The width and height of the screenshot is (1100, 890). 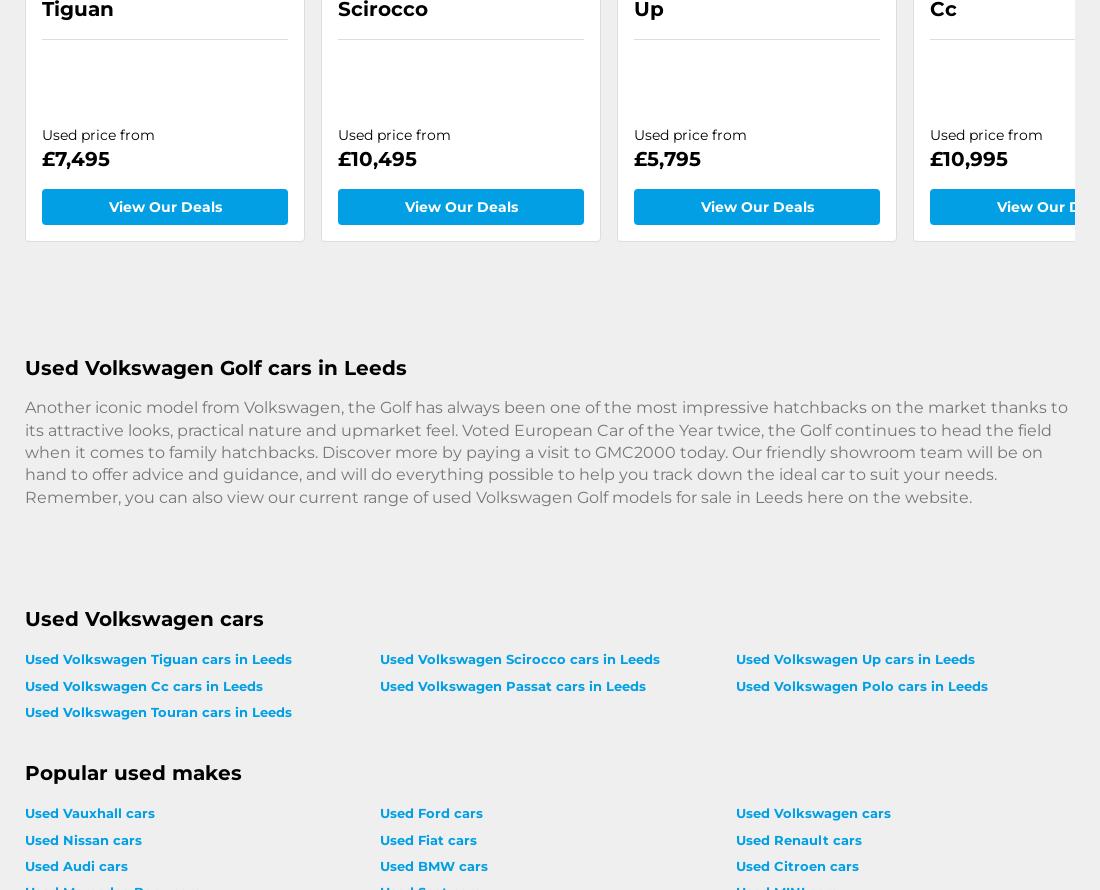 I want to click on 'Used Volkswagen Polo cars in Leeds', so click(x=859, y=684).